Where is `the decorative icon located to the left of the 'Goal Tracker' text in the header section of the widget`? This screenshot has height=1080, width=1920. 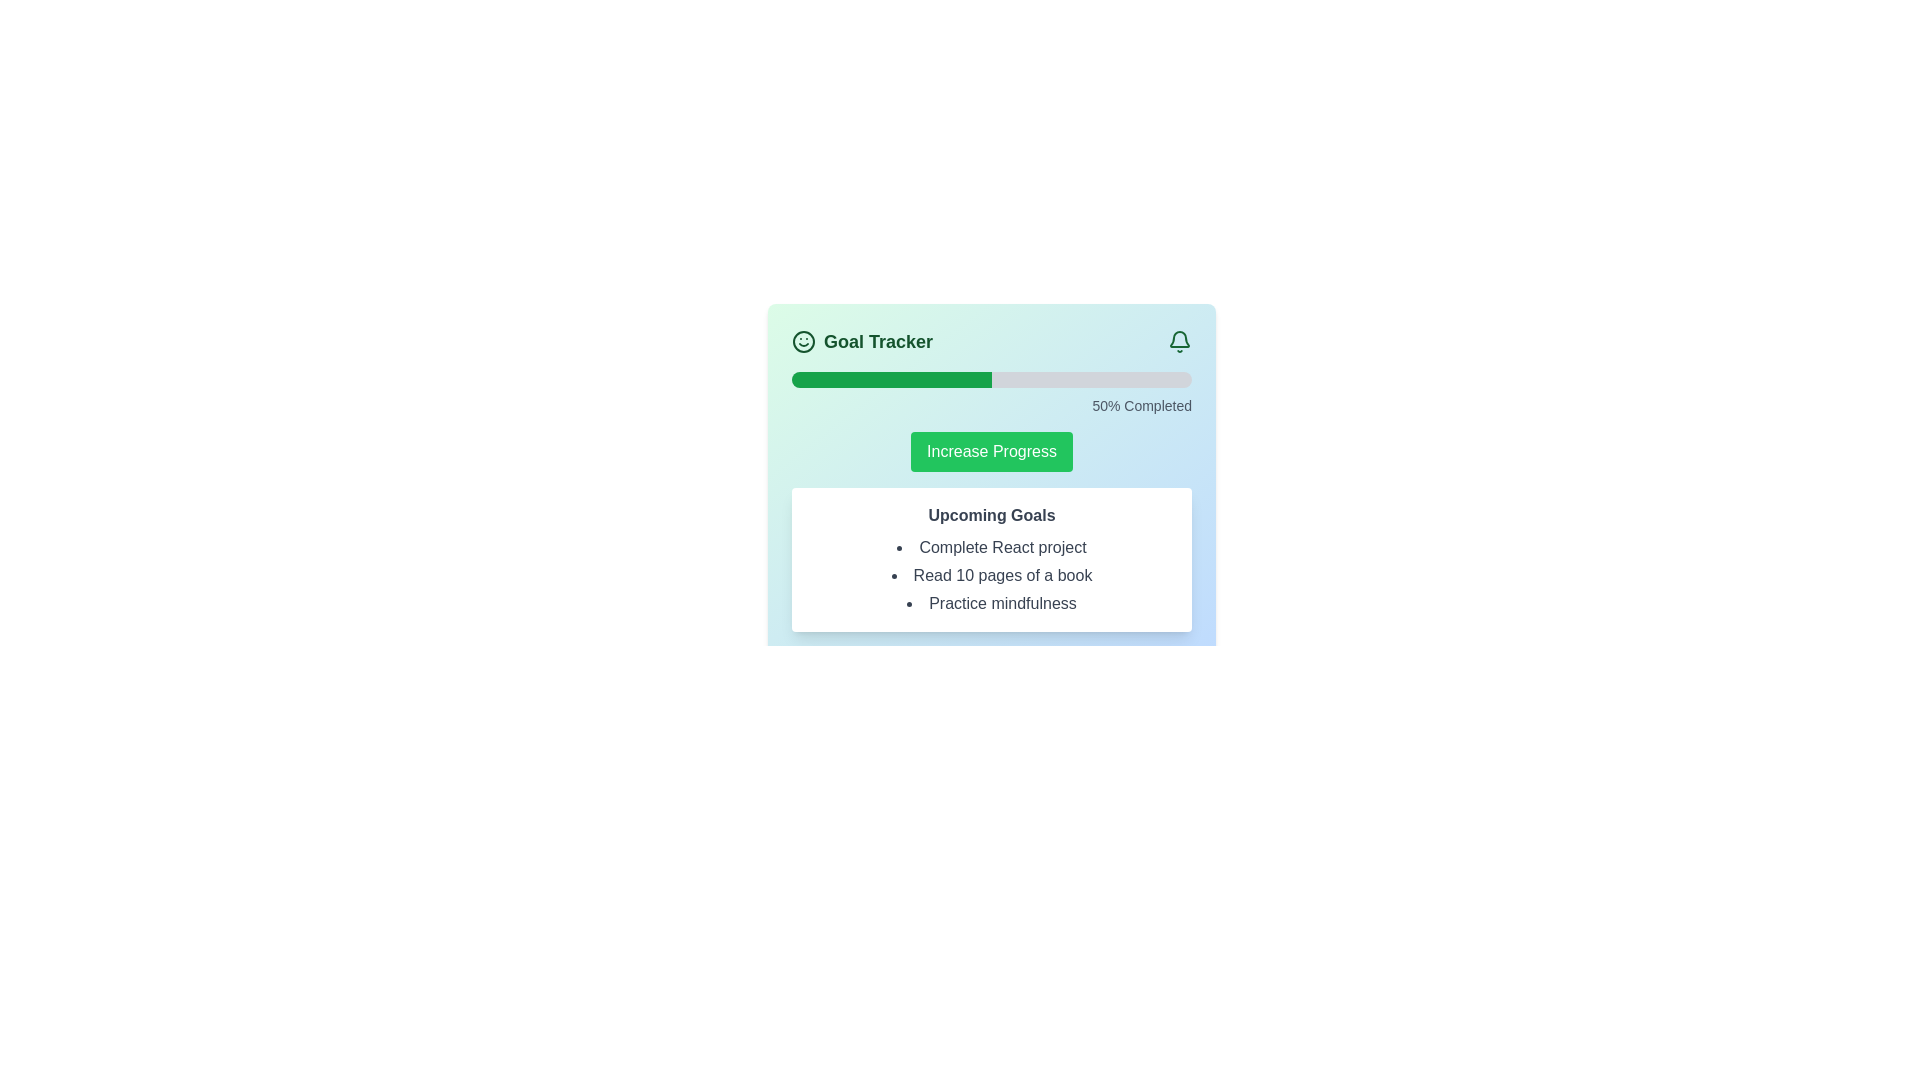 the decorative icon located to the left of the 'Goal Tracker' text in the header section of the widget is located at coordinates (804, 341).